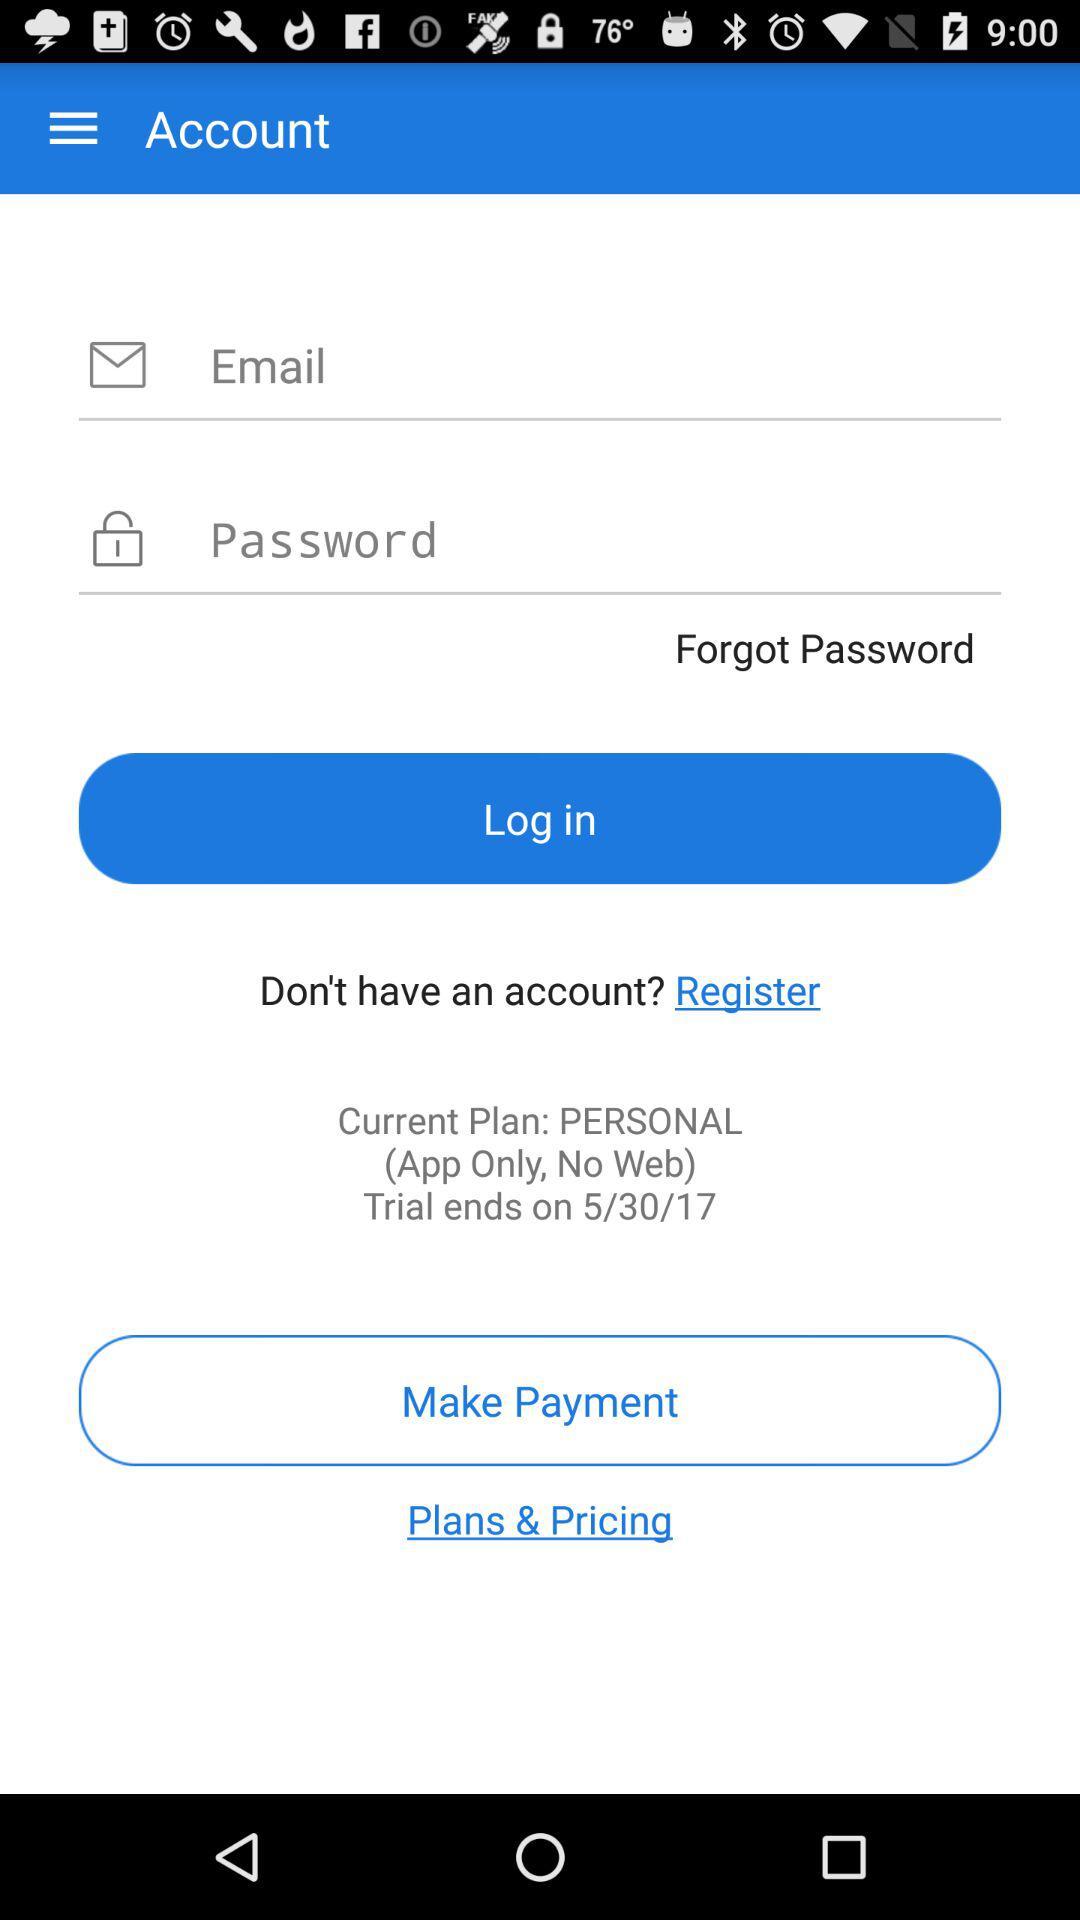  Describe the element at coordinates (747, 989) in the screenshot. I see `icon next to don t have icon` at that location.